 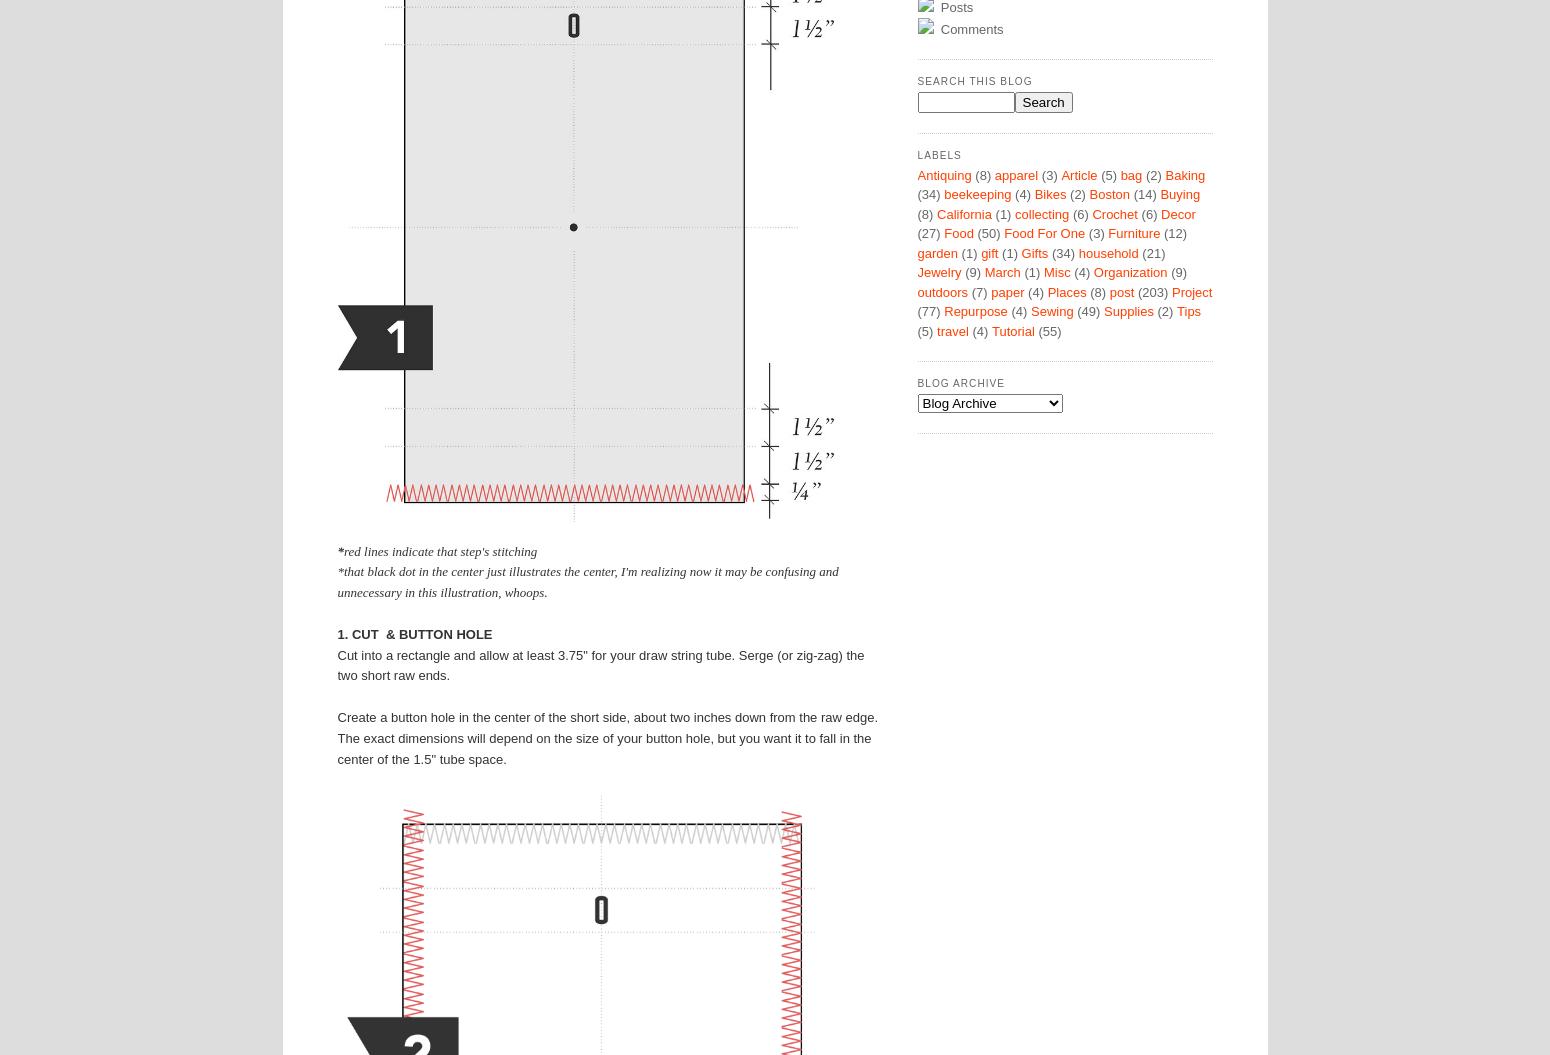 I want to click on '(14)', so click(x=1143, y=193).